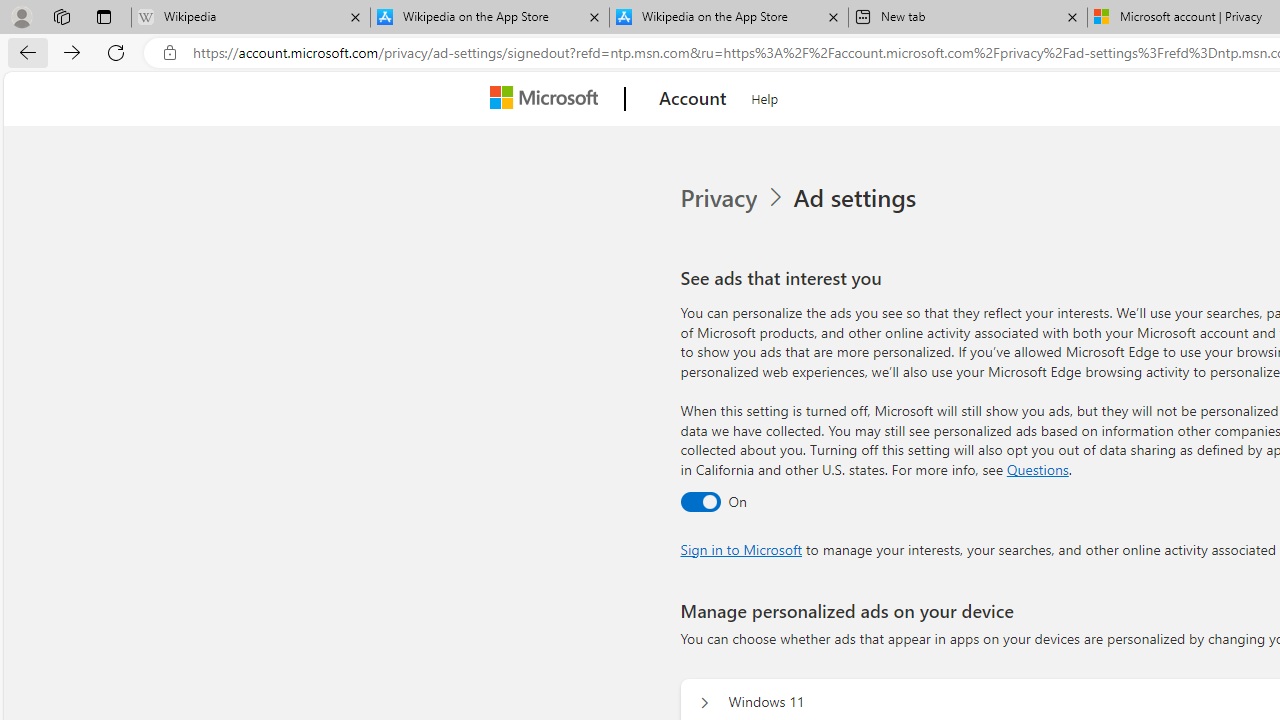 This screenshot has height=720, width=1280. I want to click on 'Forward', so click(72, 51).